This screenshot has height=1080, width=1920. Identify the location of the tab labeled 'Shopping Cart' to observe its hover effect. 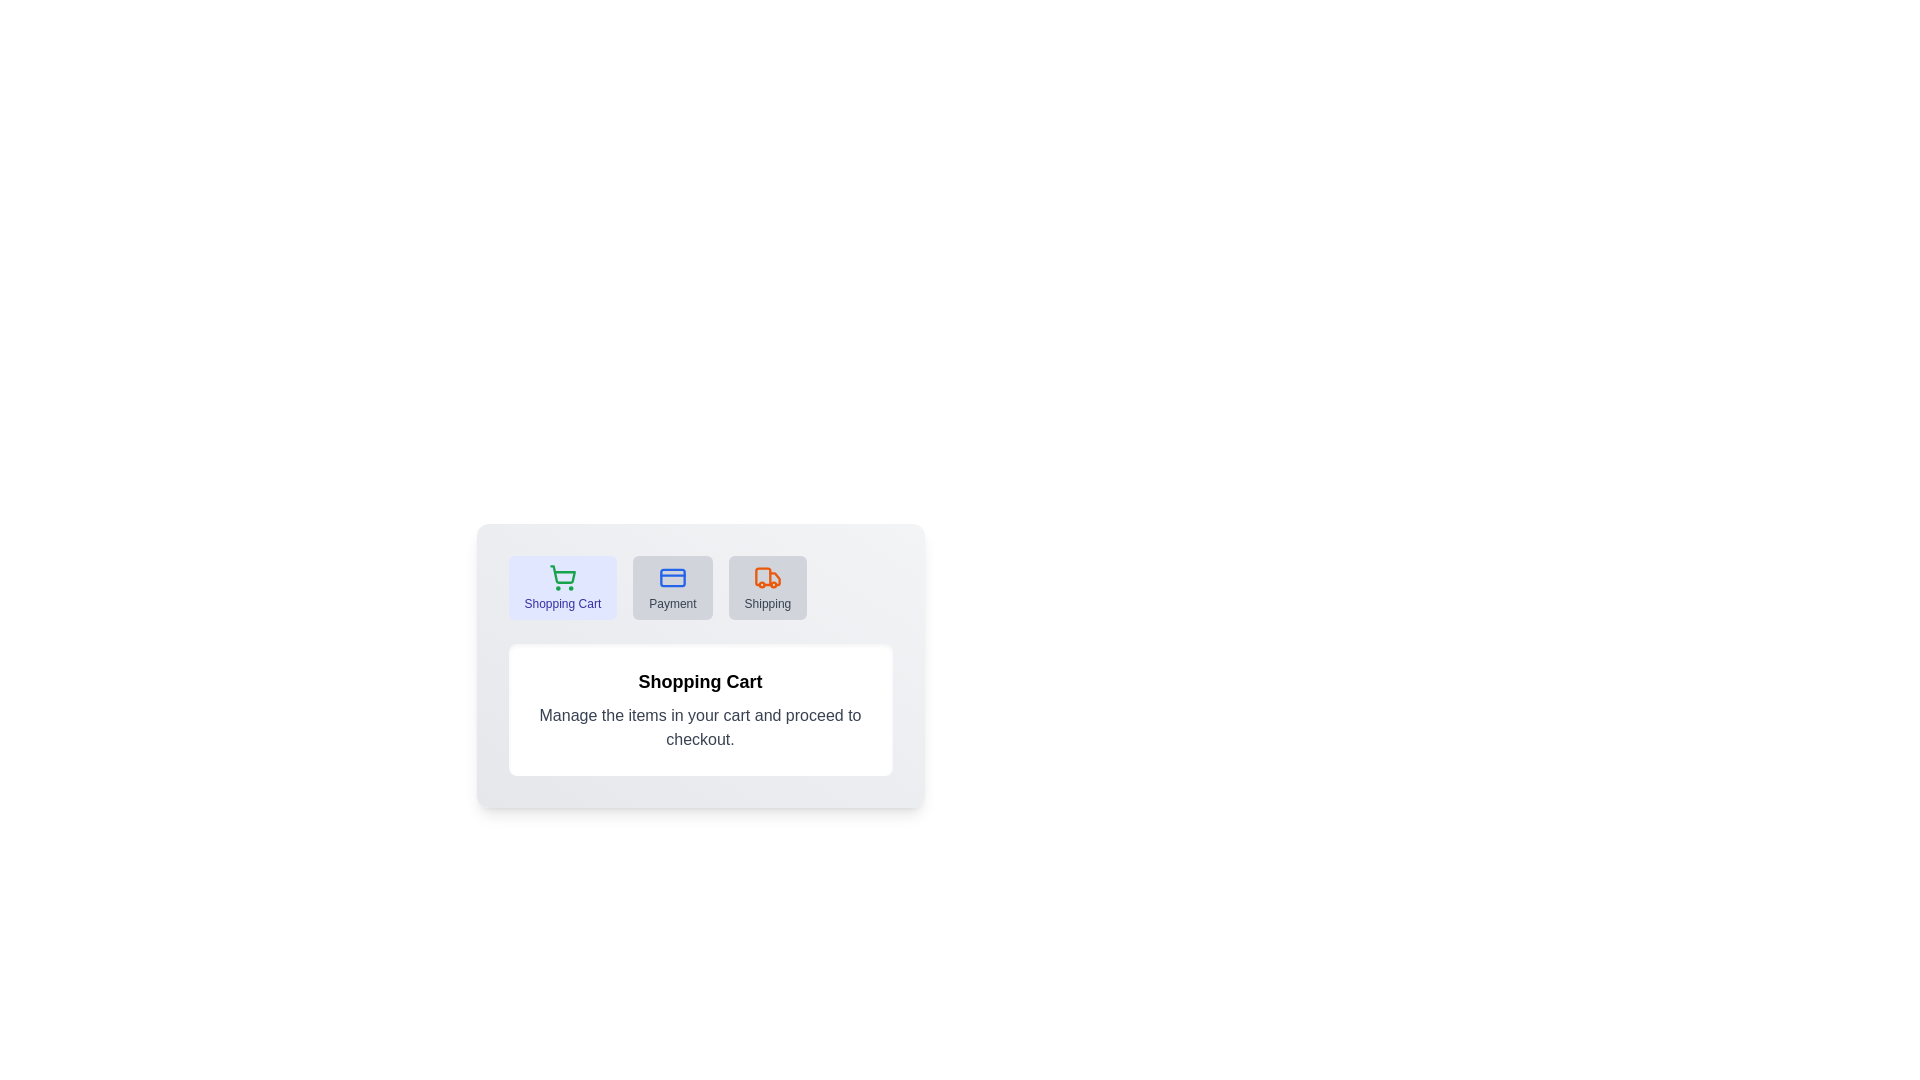
(561, 586).